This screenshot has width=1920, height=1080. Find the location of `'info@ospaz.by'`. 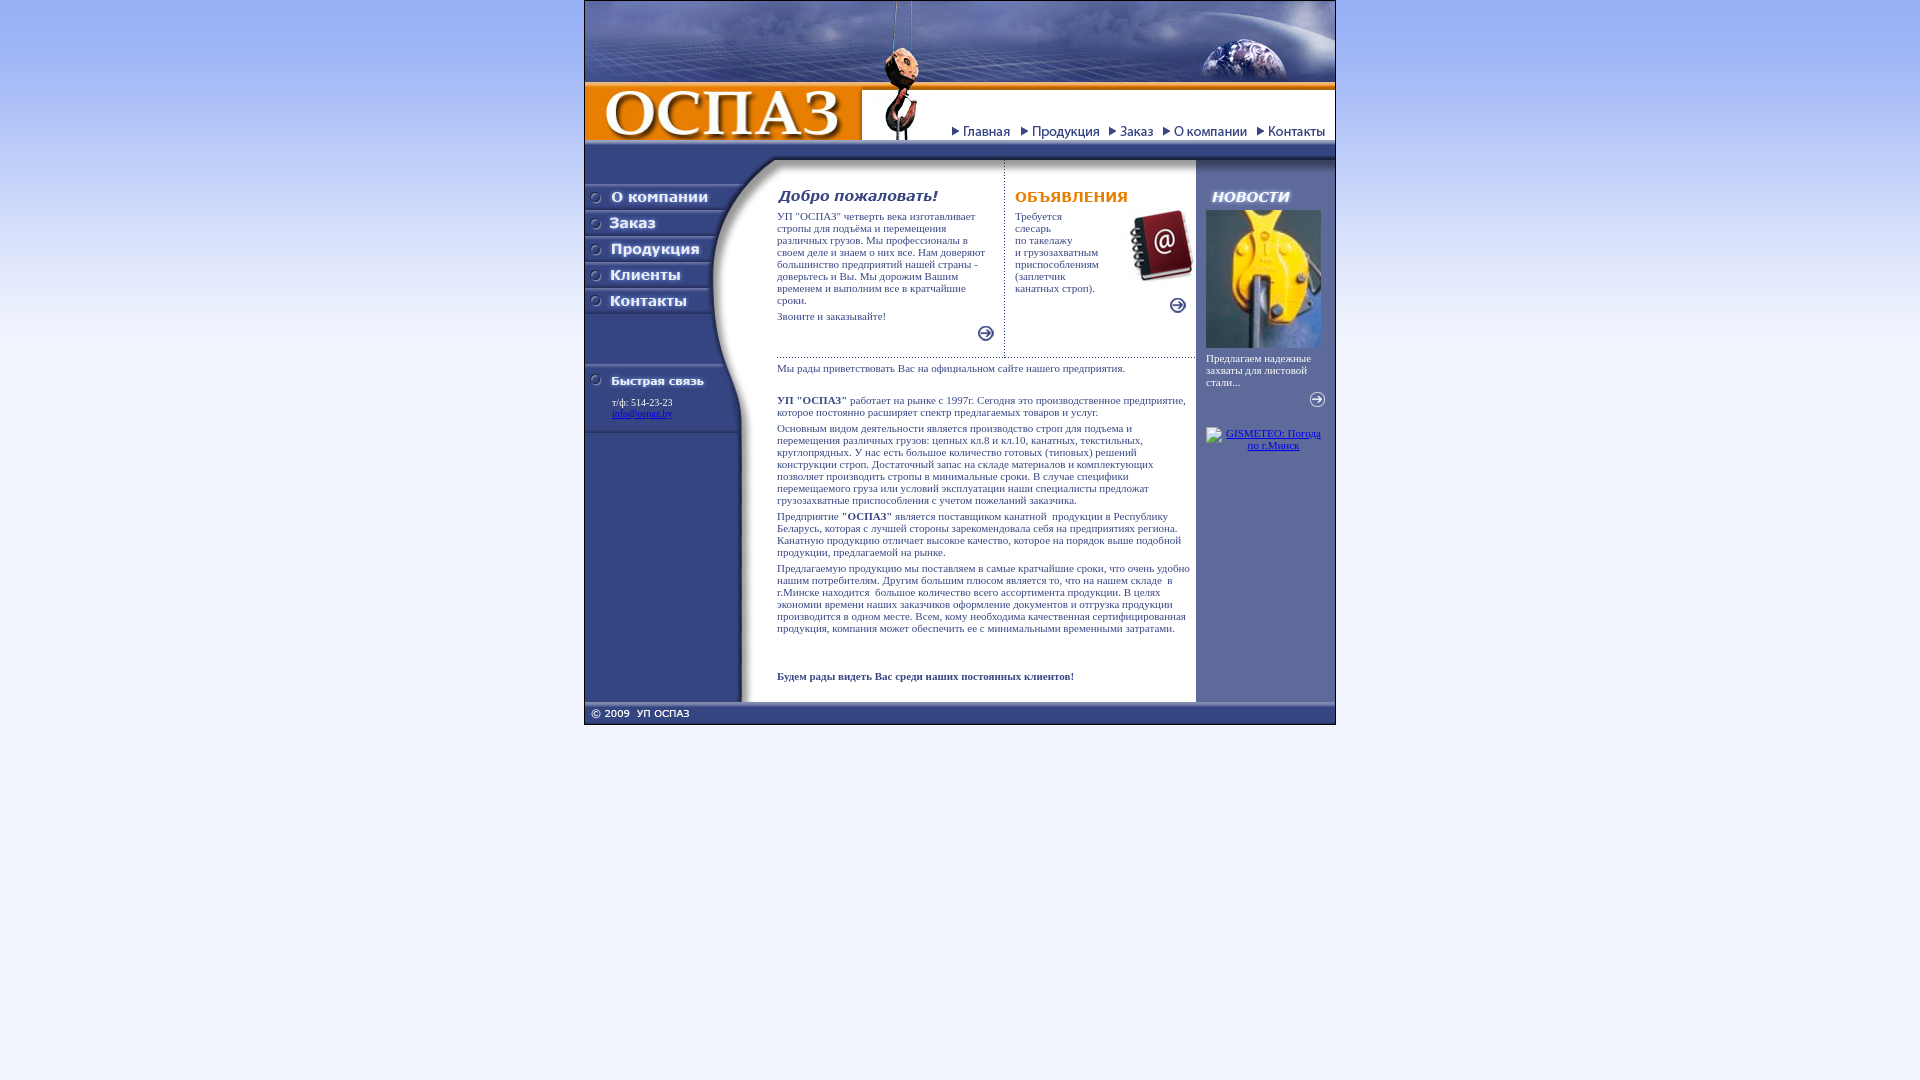

'info@ospaz.by' is located at coordinates (642, 412).